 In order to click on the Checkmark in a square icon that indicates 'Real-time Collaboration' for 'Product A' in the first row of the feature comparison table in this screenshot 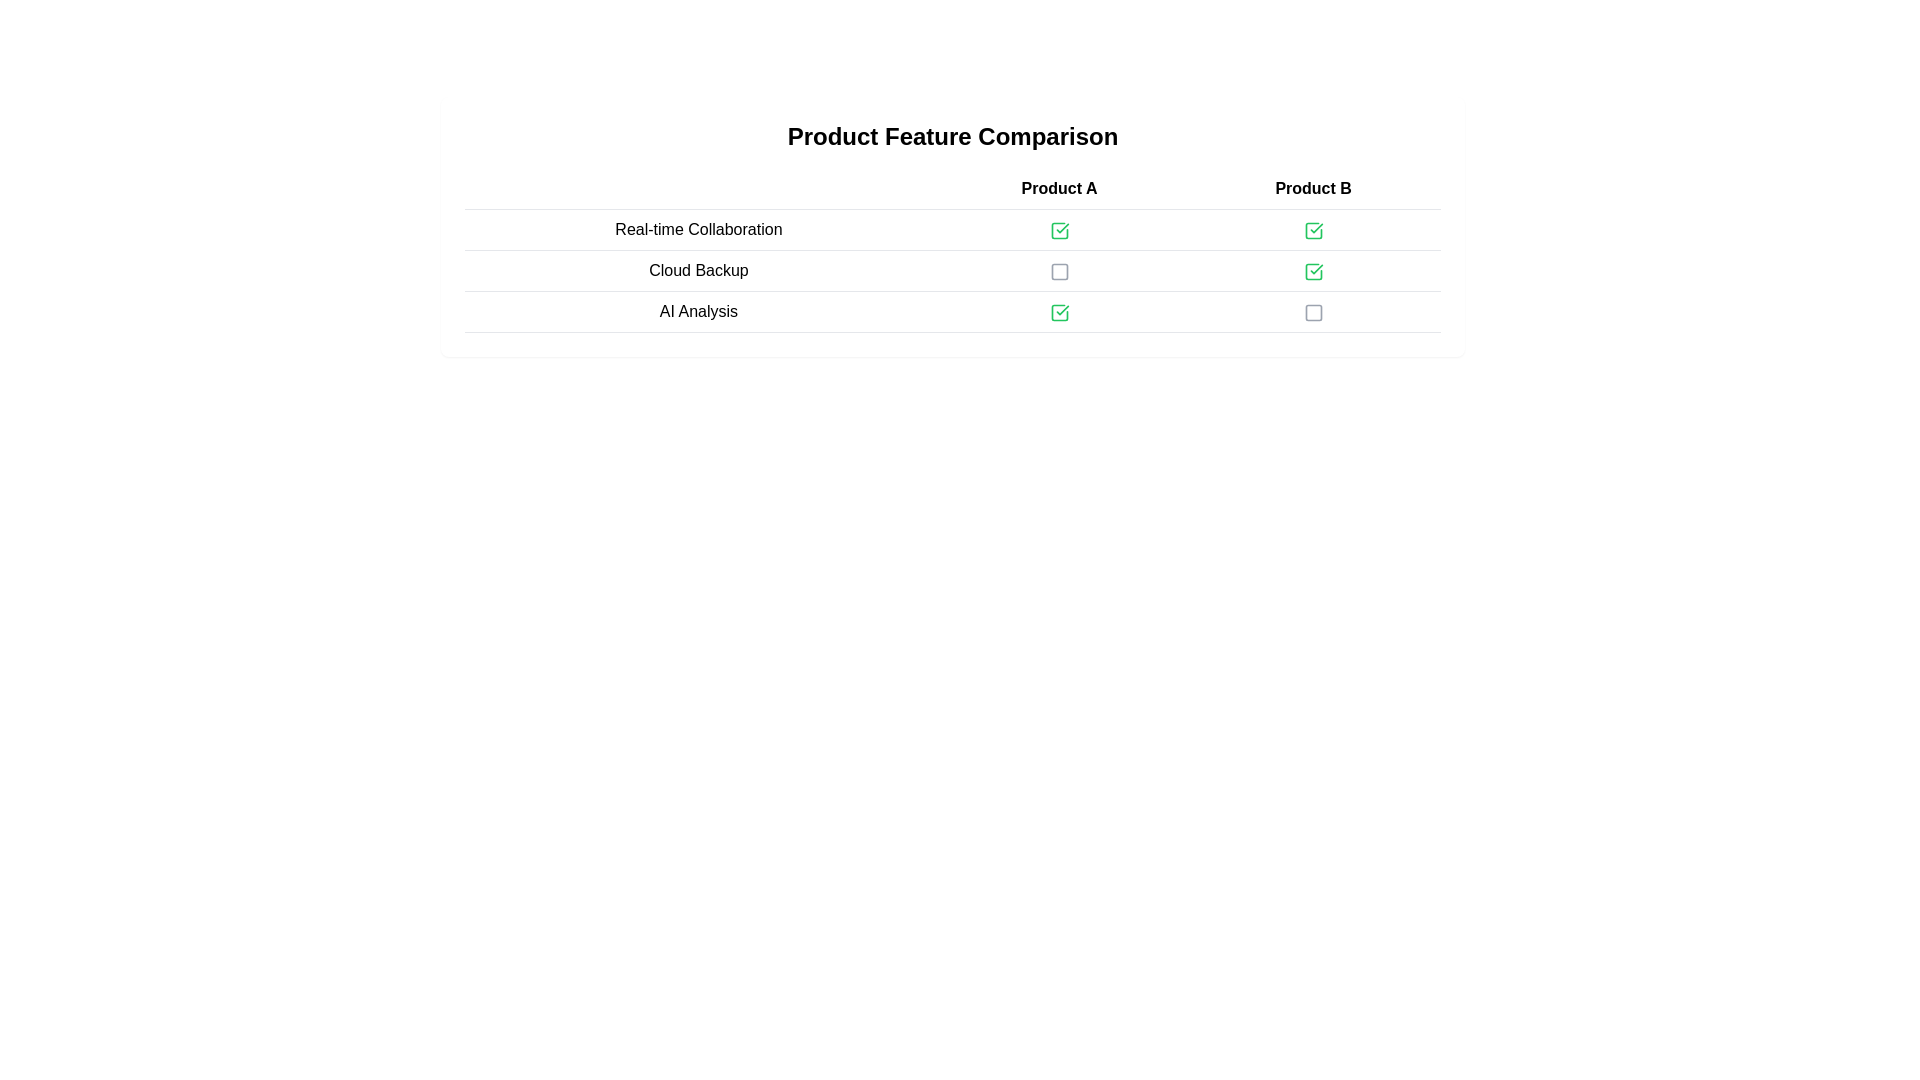, I will do `click(1058, 229)`.